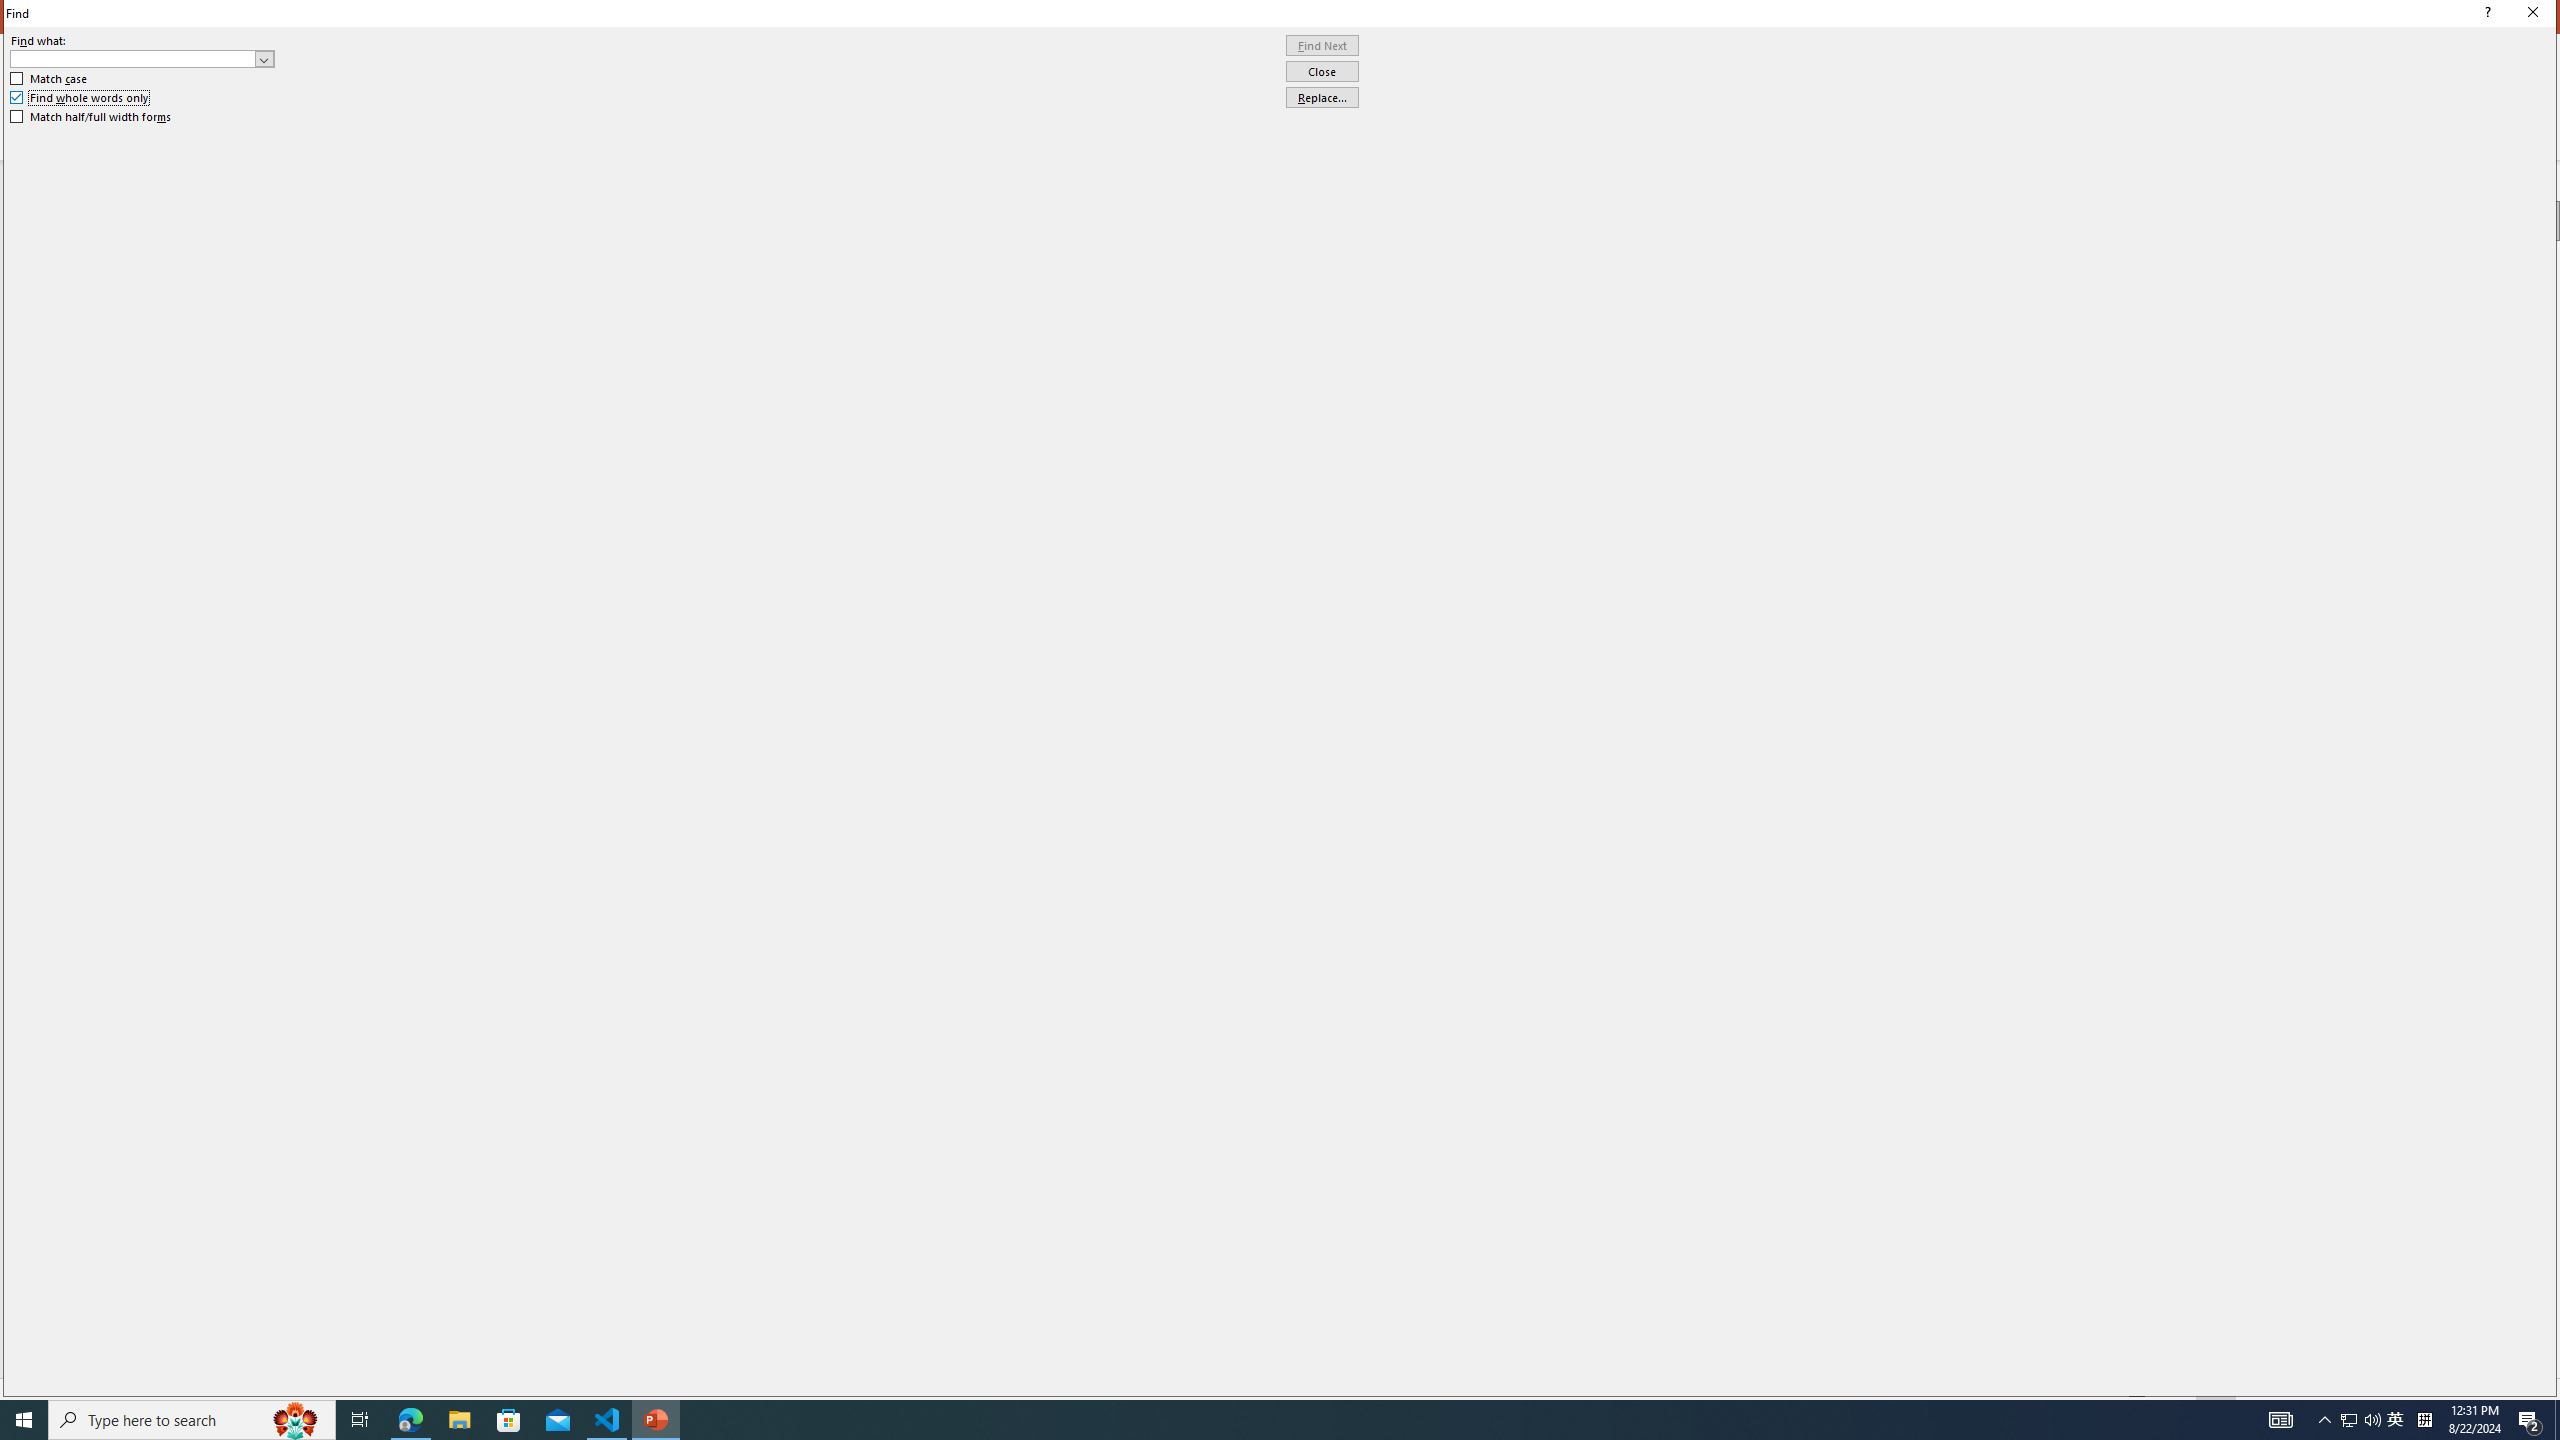 The height and width of the screenshot is (1440, 2560). What do you see at coordinates (142, 58) in the screenshot?
I see `'Find what'` at bounding box center [142, 58].